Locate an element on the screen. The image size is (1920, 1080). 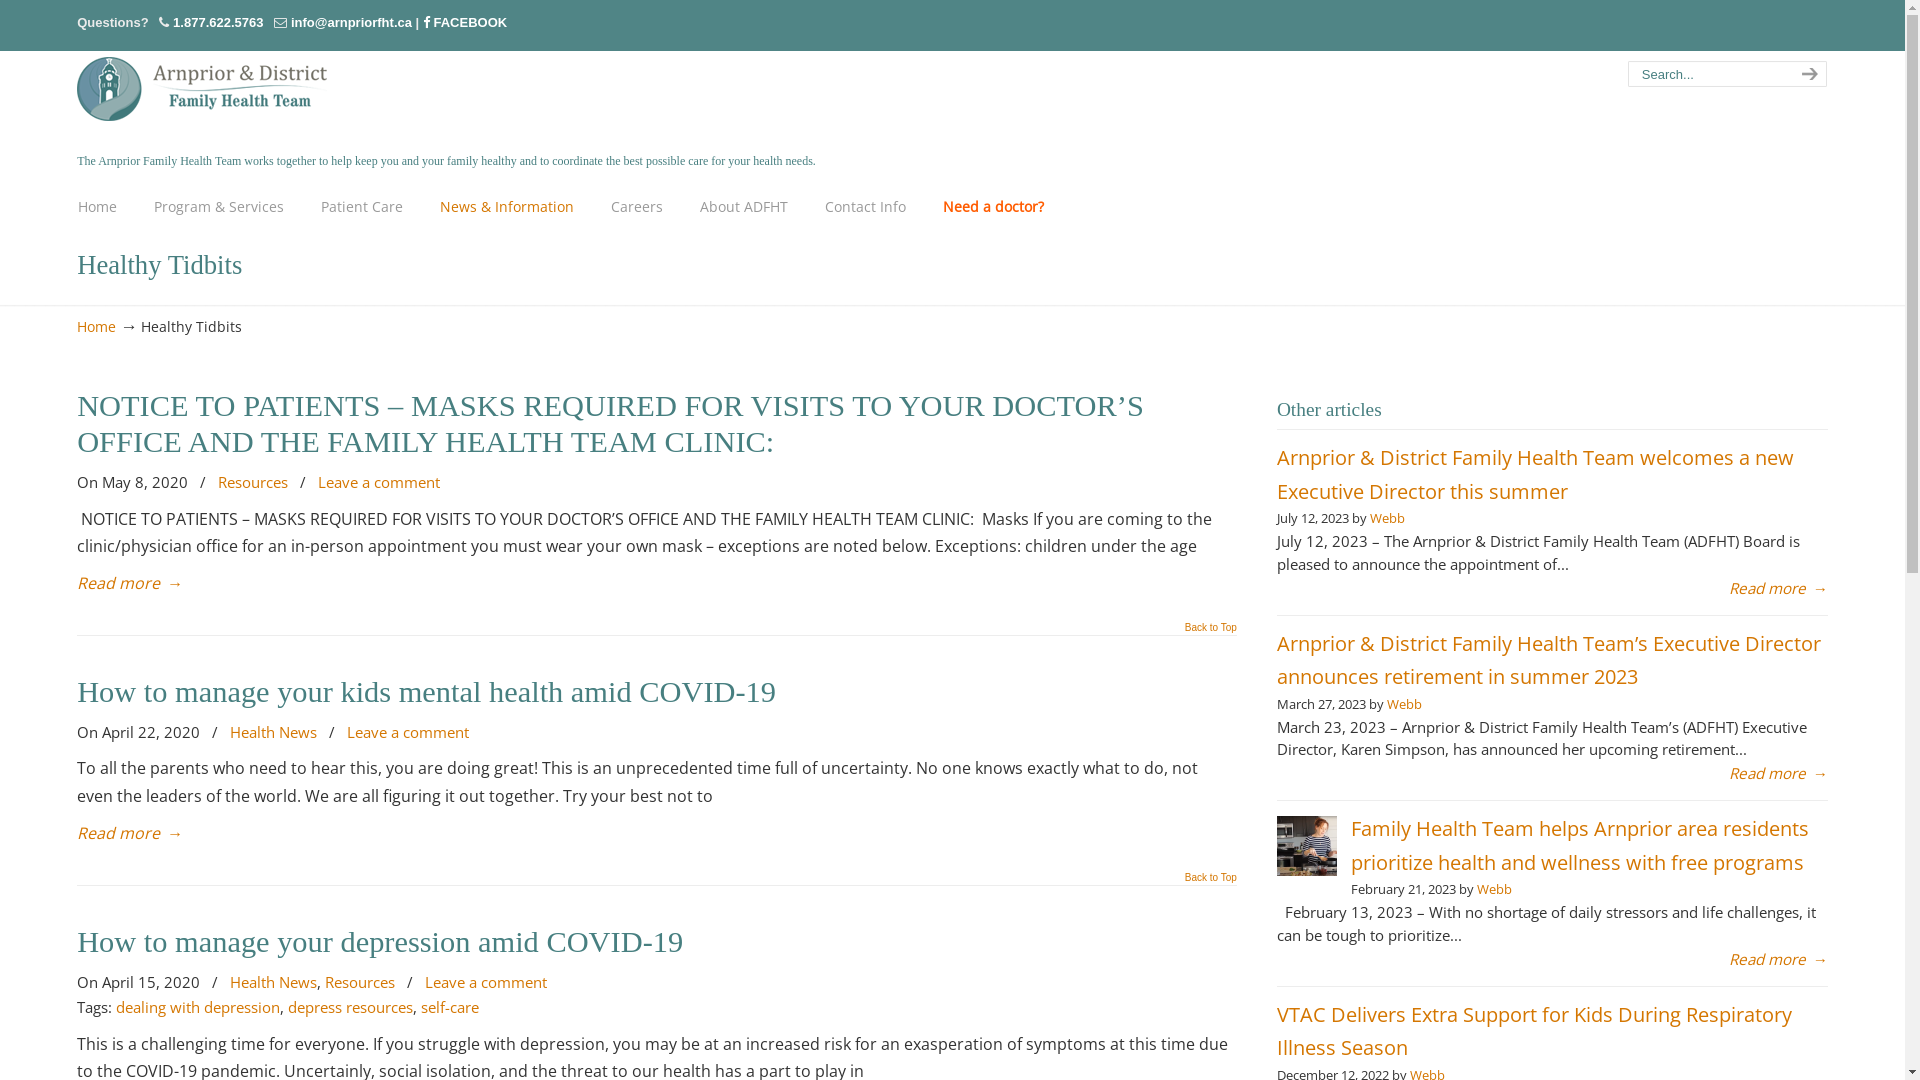
'Home' is located at coordinates (95, 325).